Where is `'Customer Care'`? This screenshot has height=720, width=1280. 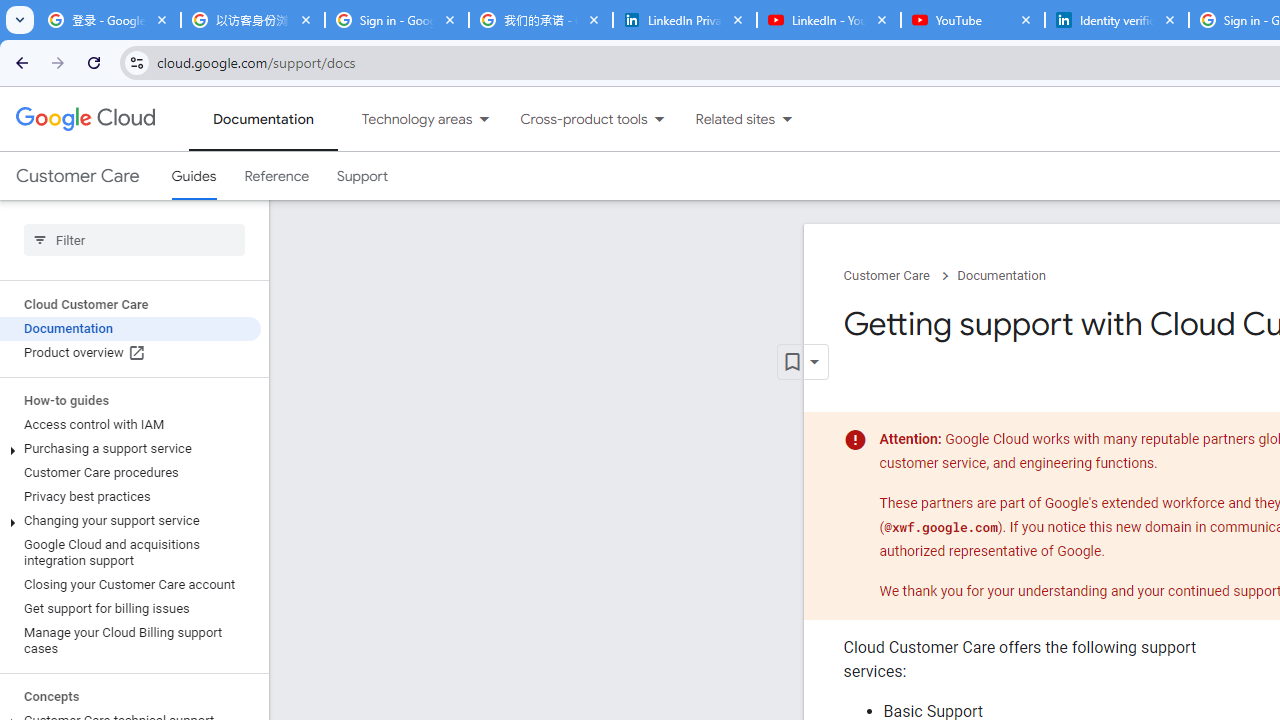 'Customer Care' is located at coordinates (77, 175).